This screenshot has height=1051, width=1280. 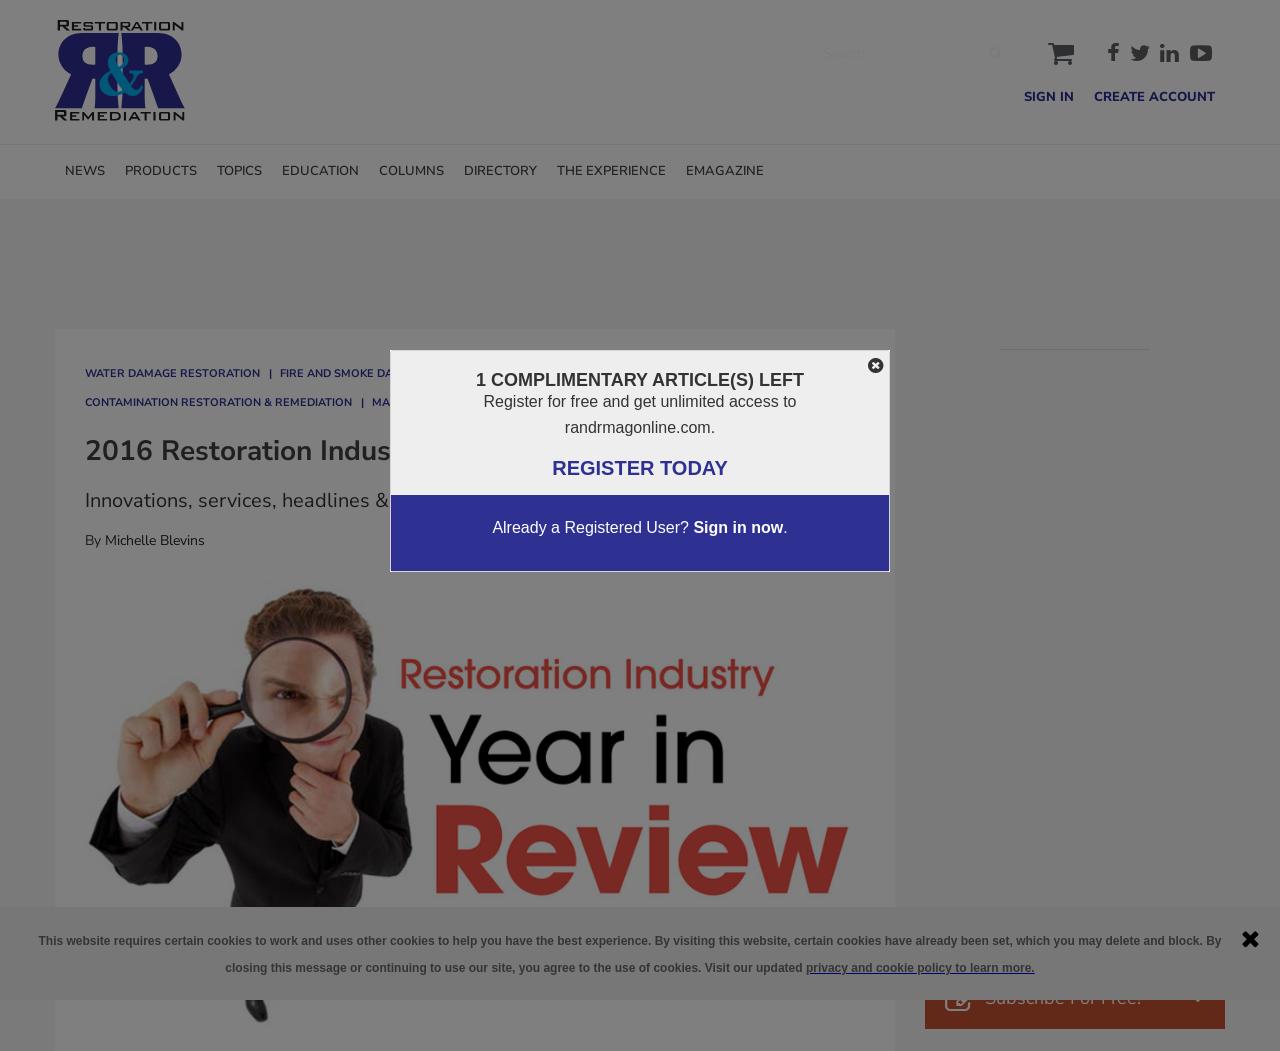 What do you see at coordinates (610, 170) in the screenshot?
I see `'THE EXPERIENCE'` at bounding box center [610, 170].